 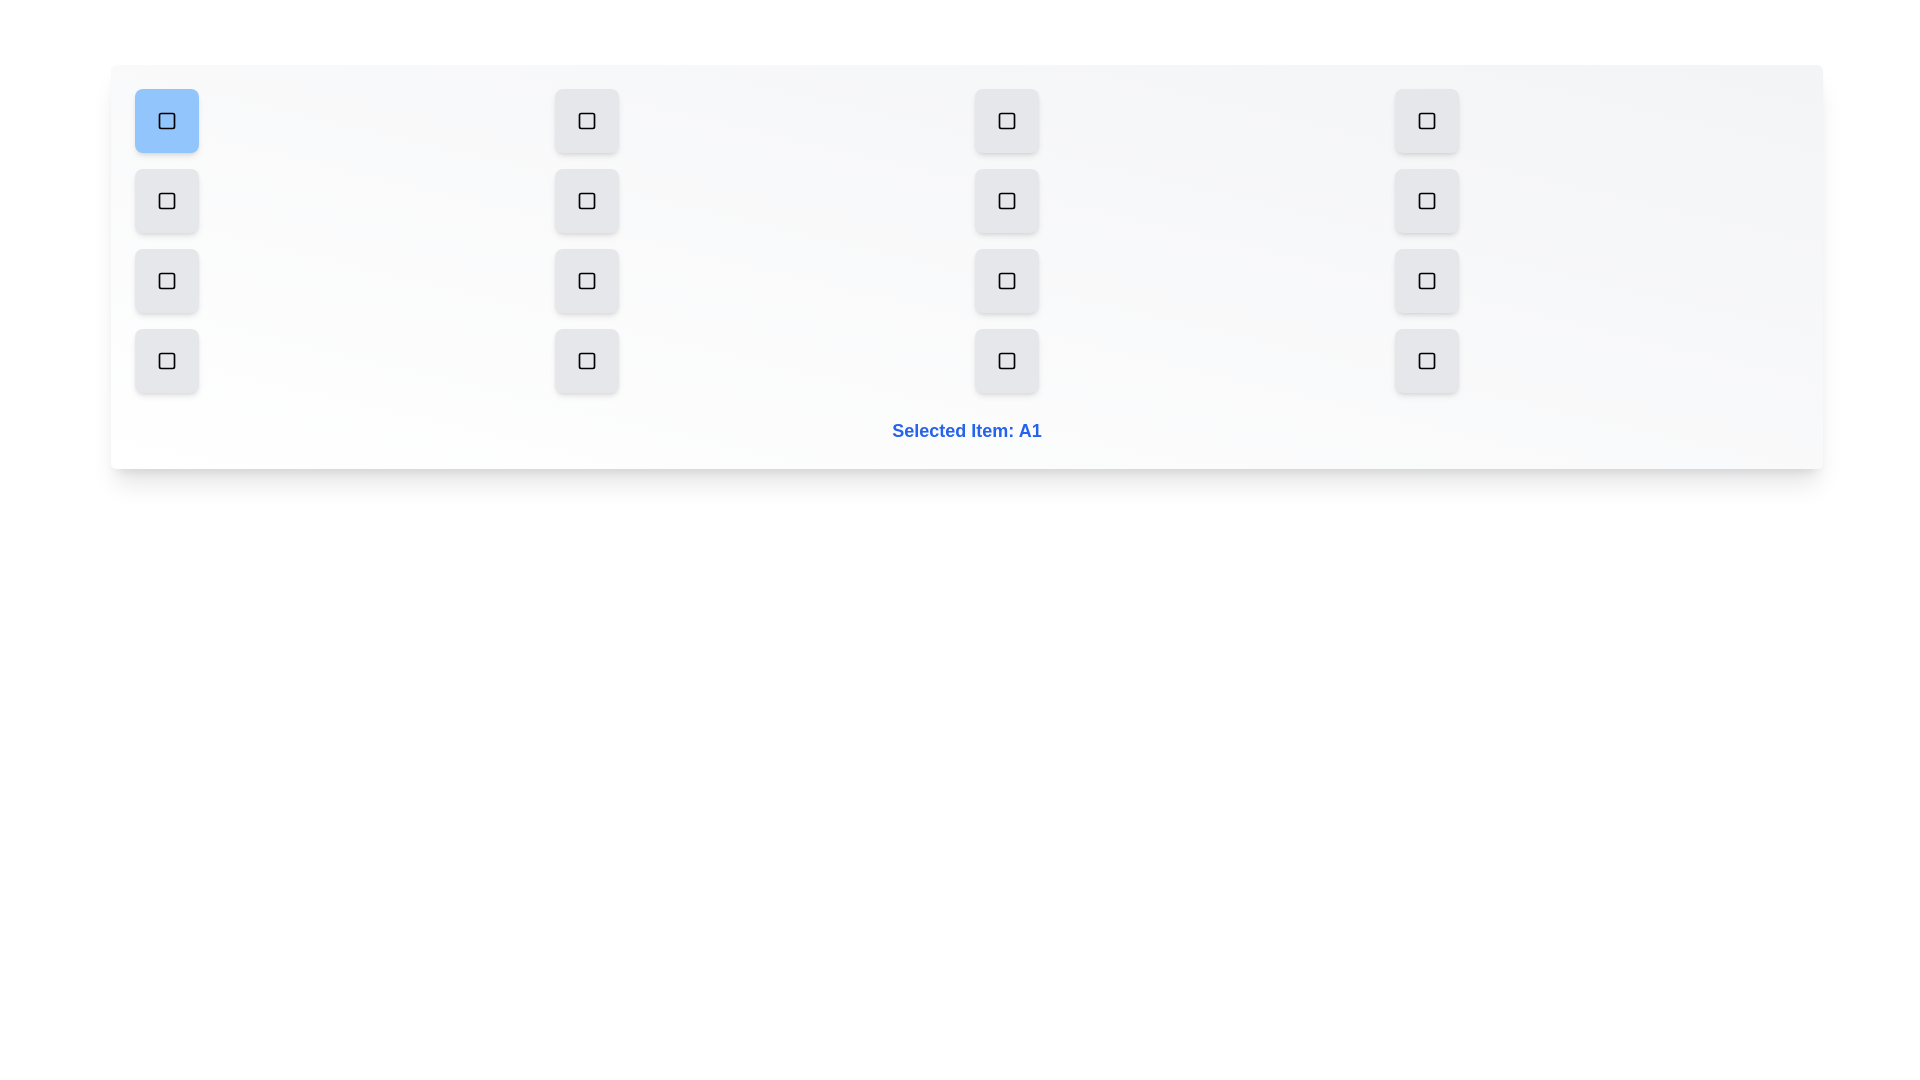 I want to click on the grid item D4 to select it, so click(x=1425, y=361).